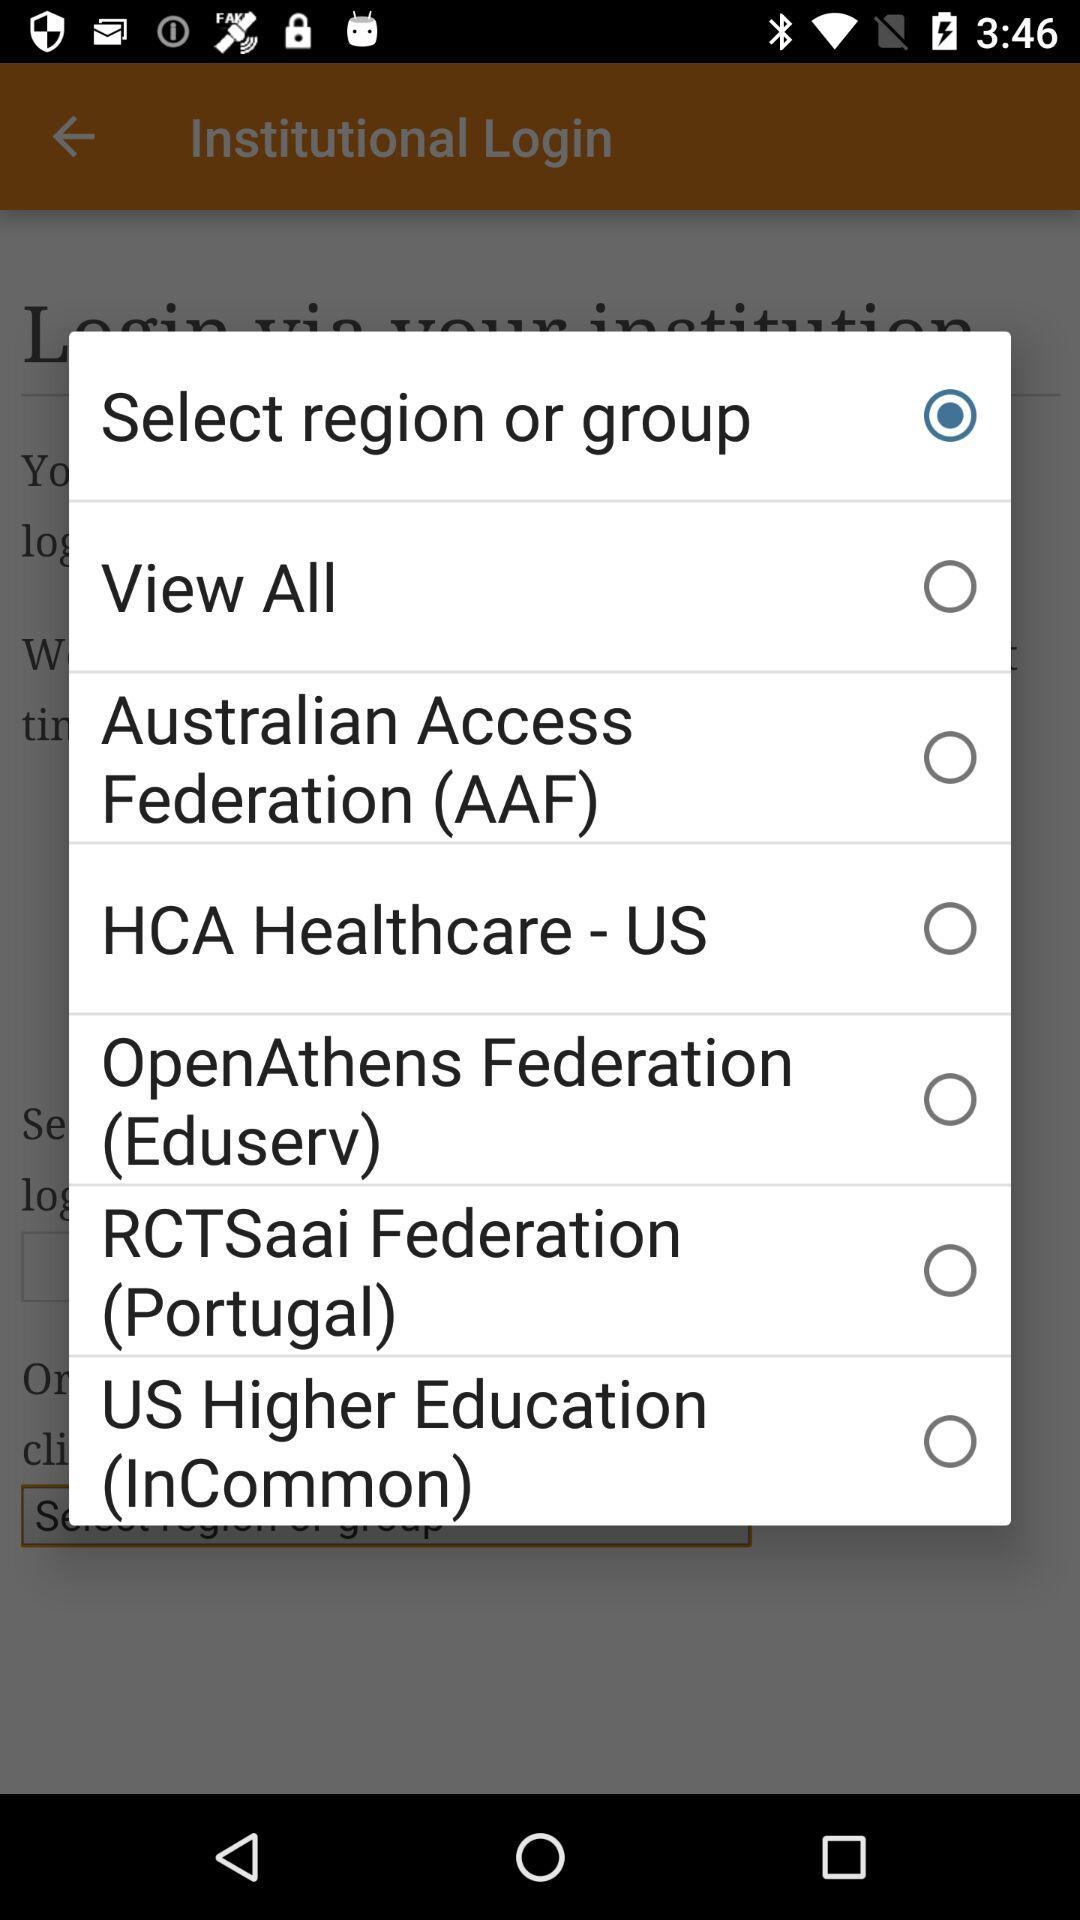  What do you see at coordinates (540, 1441) in the screenshot?
I see `the icon at the bottom` at bounding box center [540, 1441].